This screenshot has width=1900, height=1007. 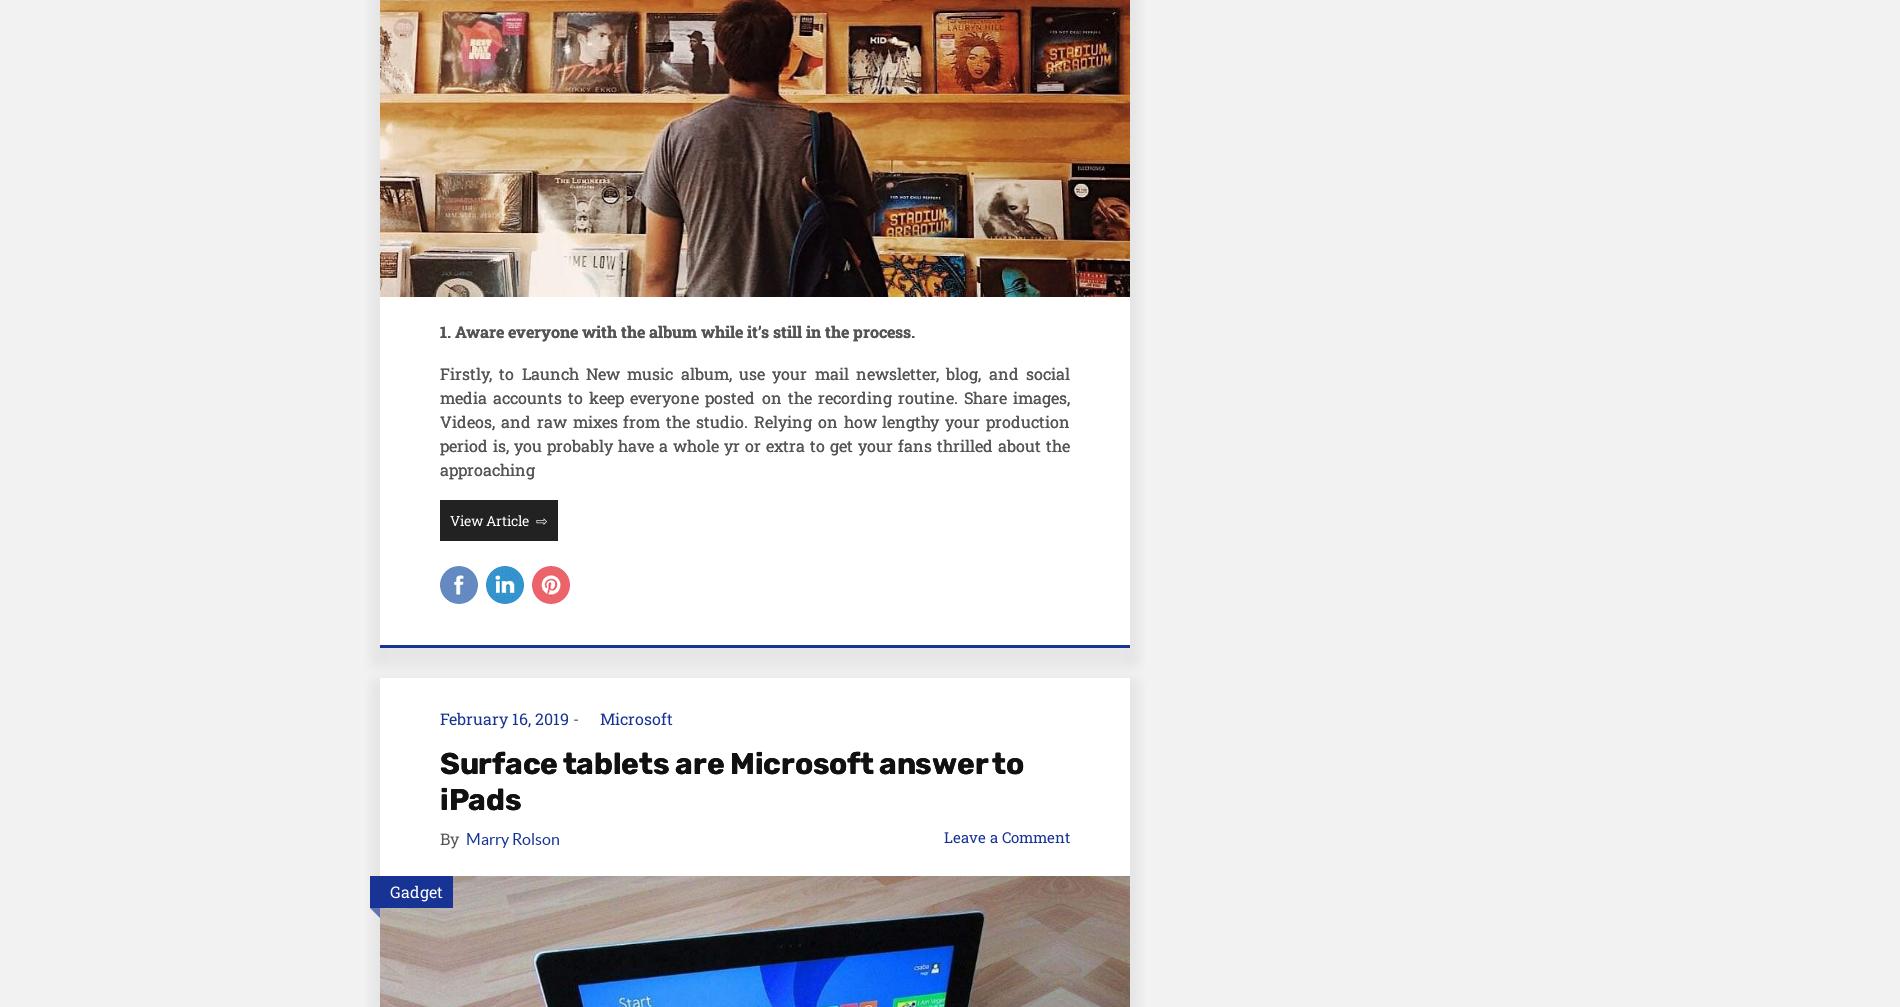 I want to click on '. Aware everyone with the album while it’s still in the process.', so click(x=680, y=331).